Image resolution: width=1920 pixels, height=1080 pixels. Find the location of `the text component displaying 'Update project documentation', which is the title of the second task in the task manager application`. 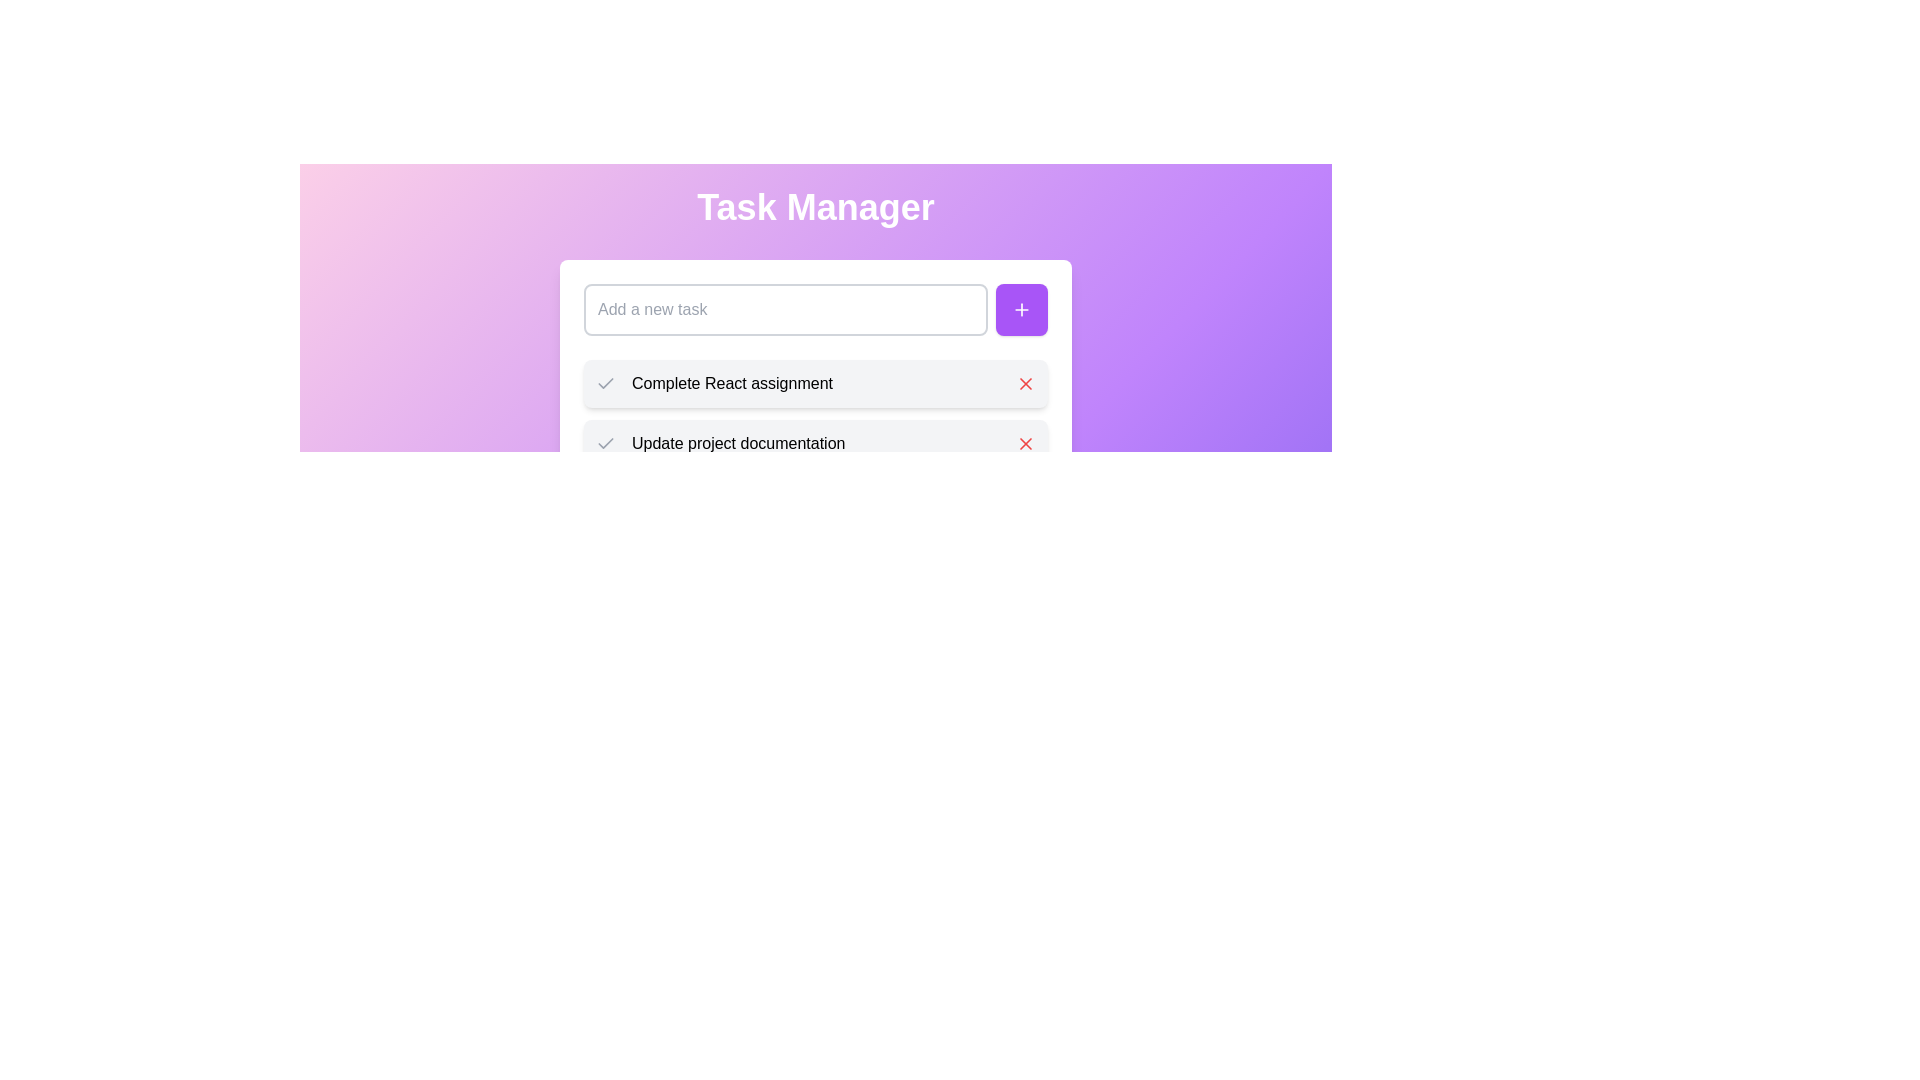

the text component displaying 'Update project documentation', which is the title of the second task in the task manager application is located at coordinates (824, 442).